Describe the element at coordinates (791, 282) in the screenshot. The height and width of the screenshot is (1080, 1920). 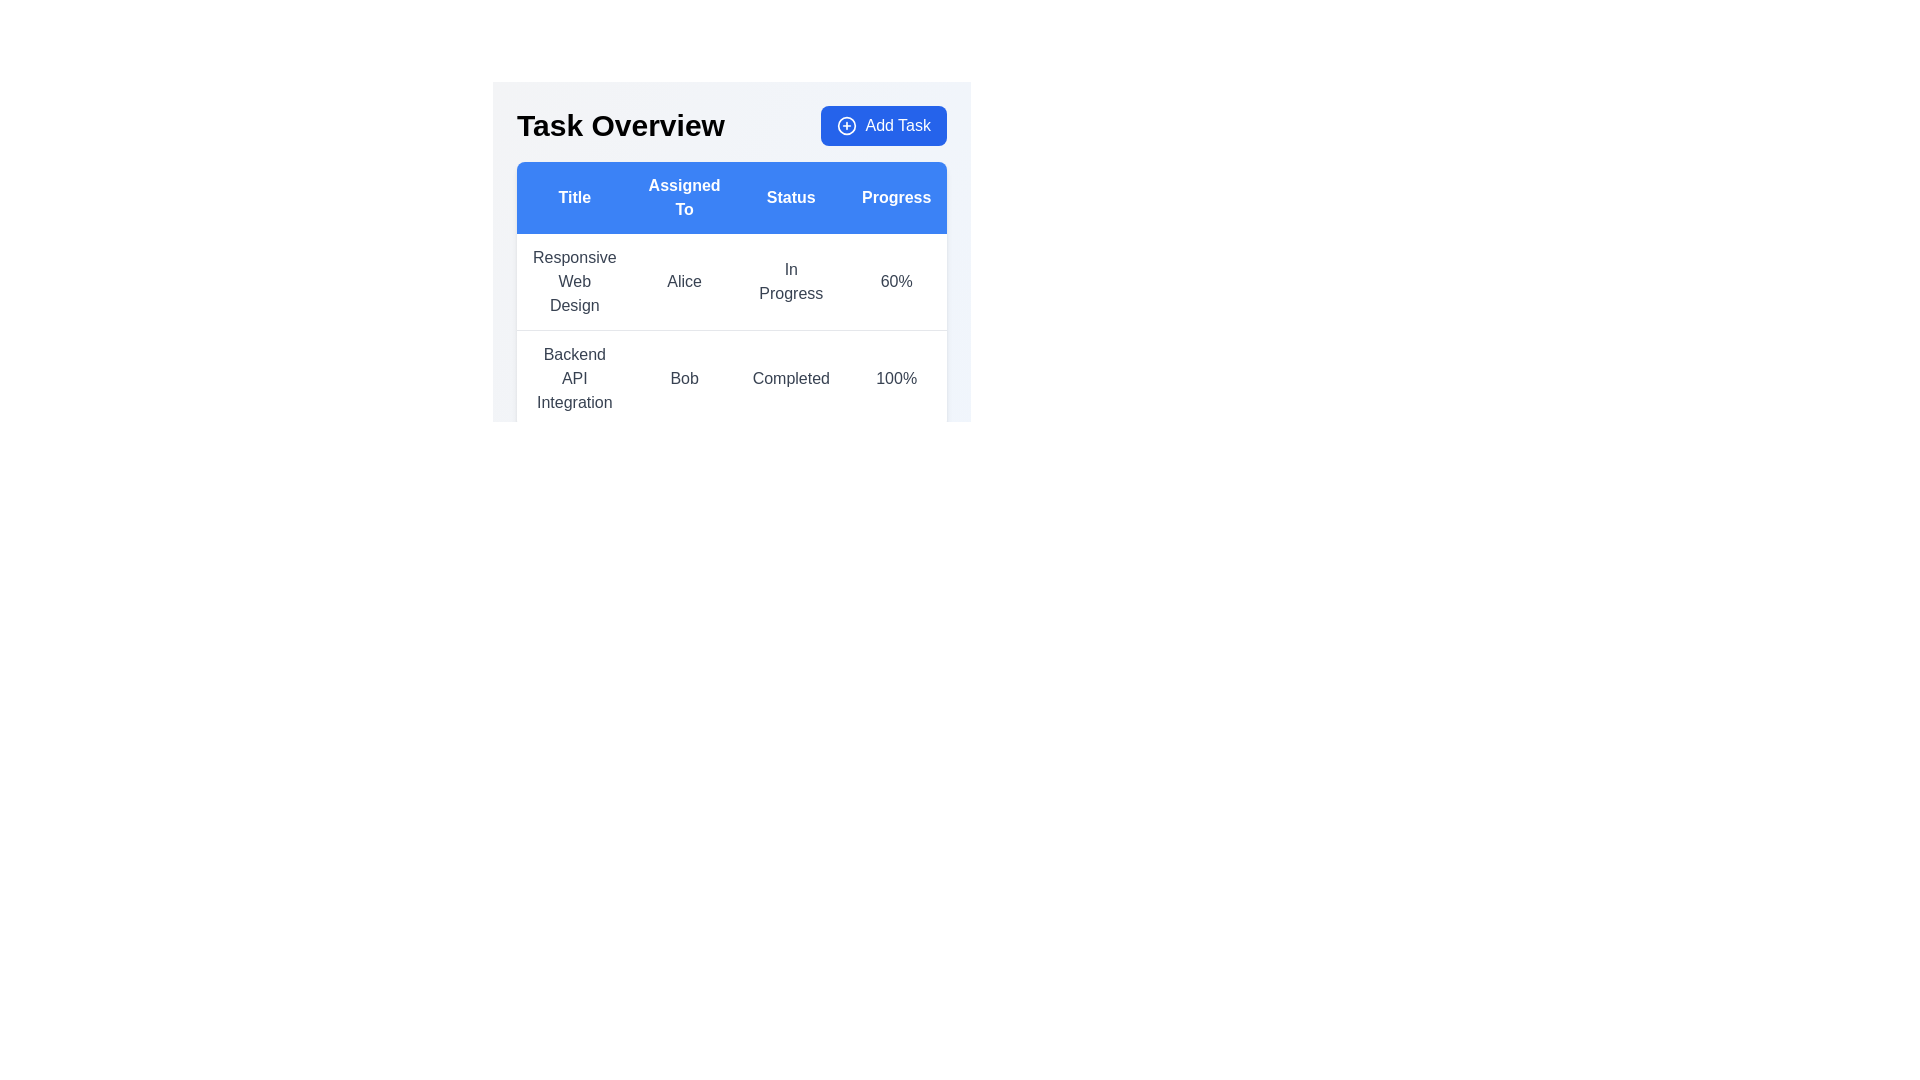
I see `the first row entry in the table that contains the text 'Responsive Web Design', 'Alice', 'In Progress', and '60%'` at that location.